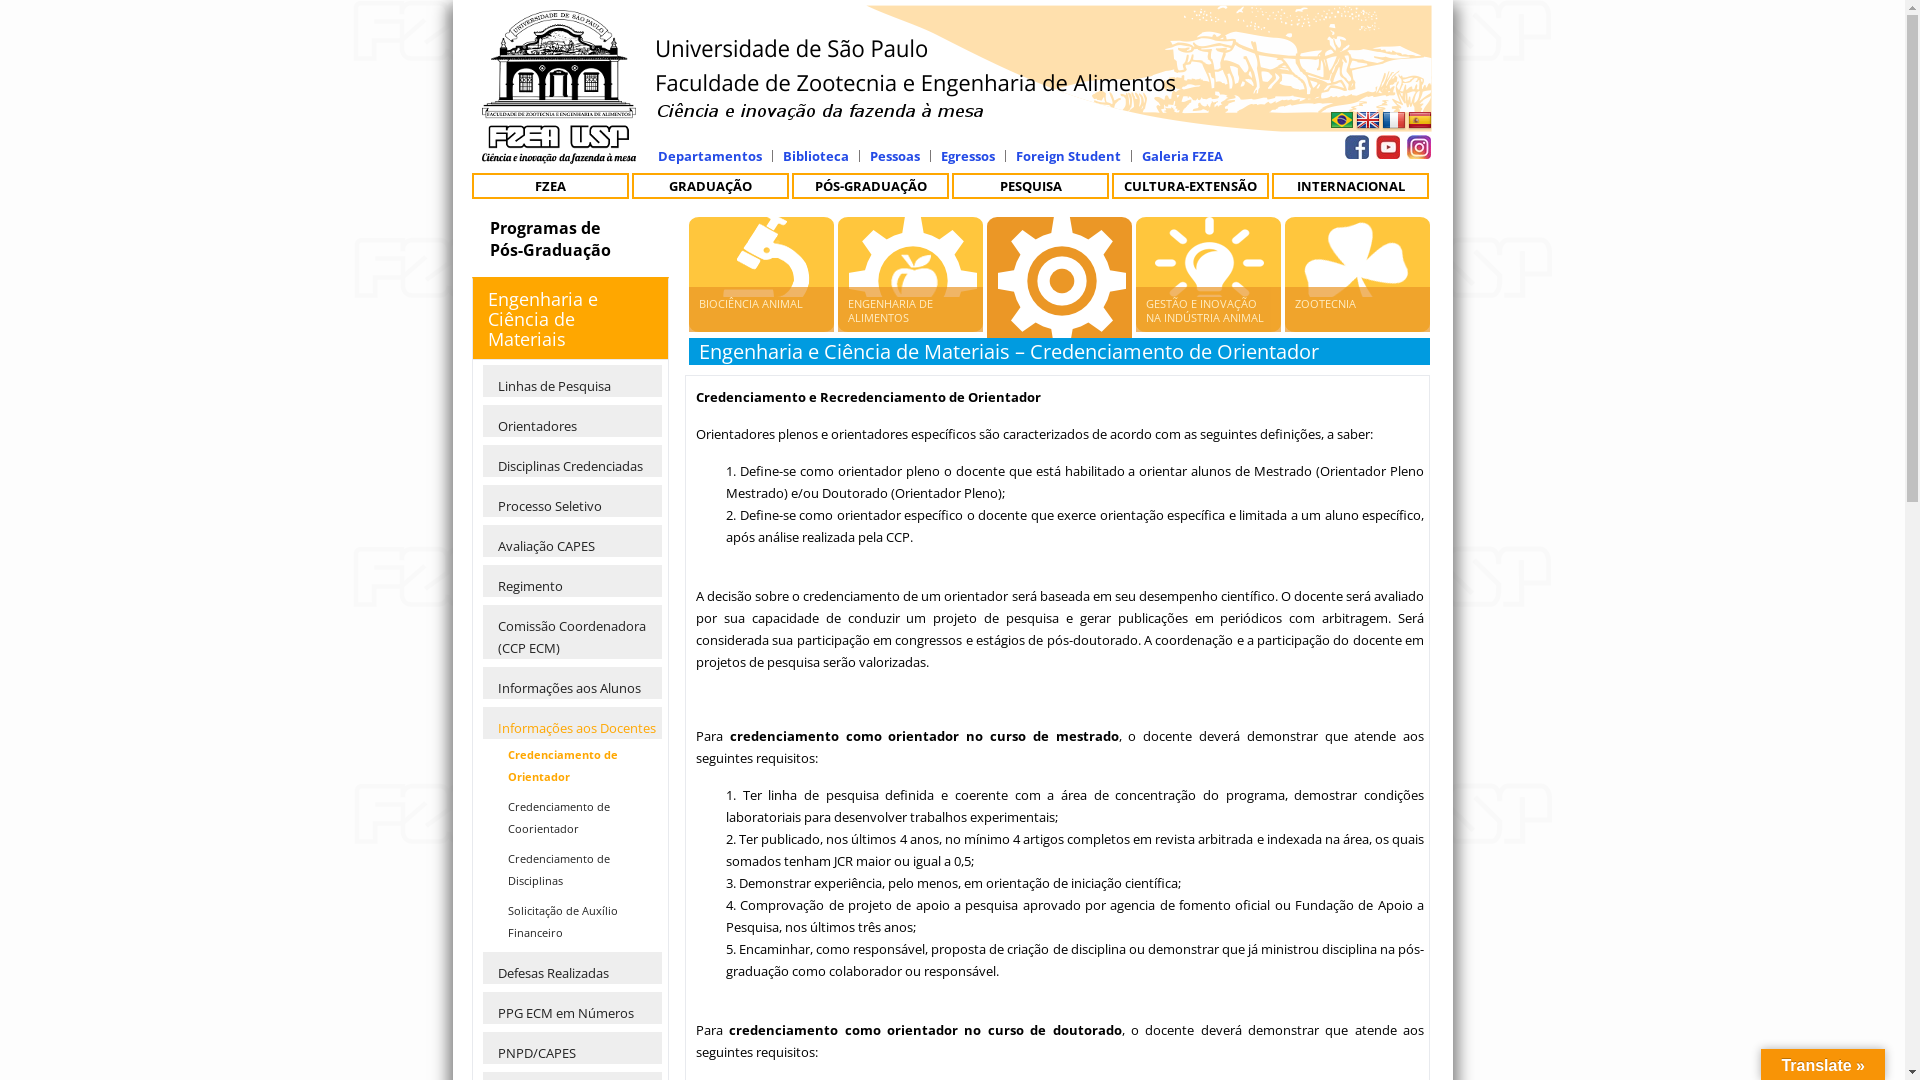  Describe the element at coordinates (1030, 185) in the screenshot. I see `'PESQUISA'` at that location.